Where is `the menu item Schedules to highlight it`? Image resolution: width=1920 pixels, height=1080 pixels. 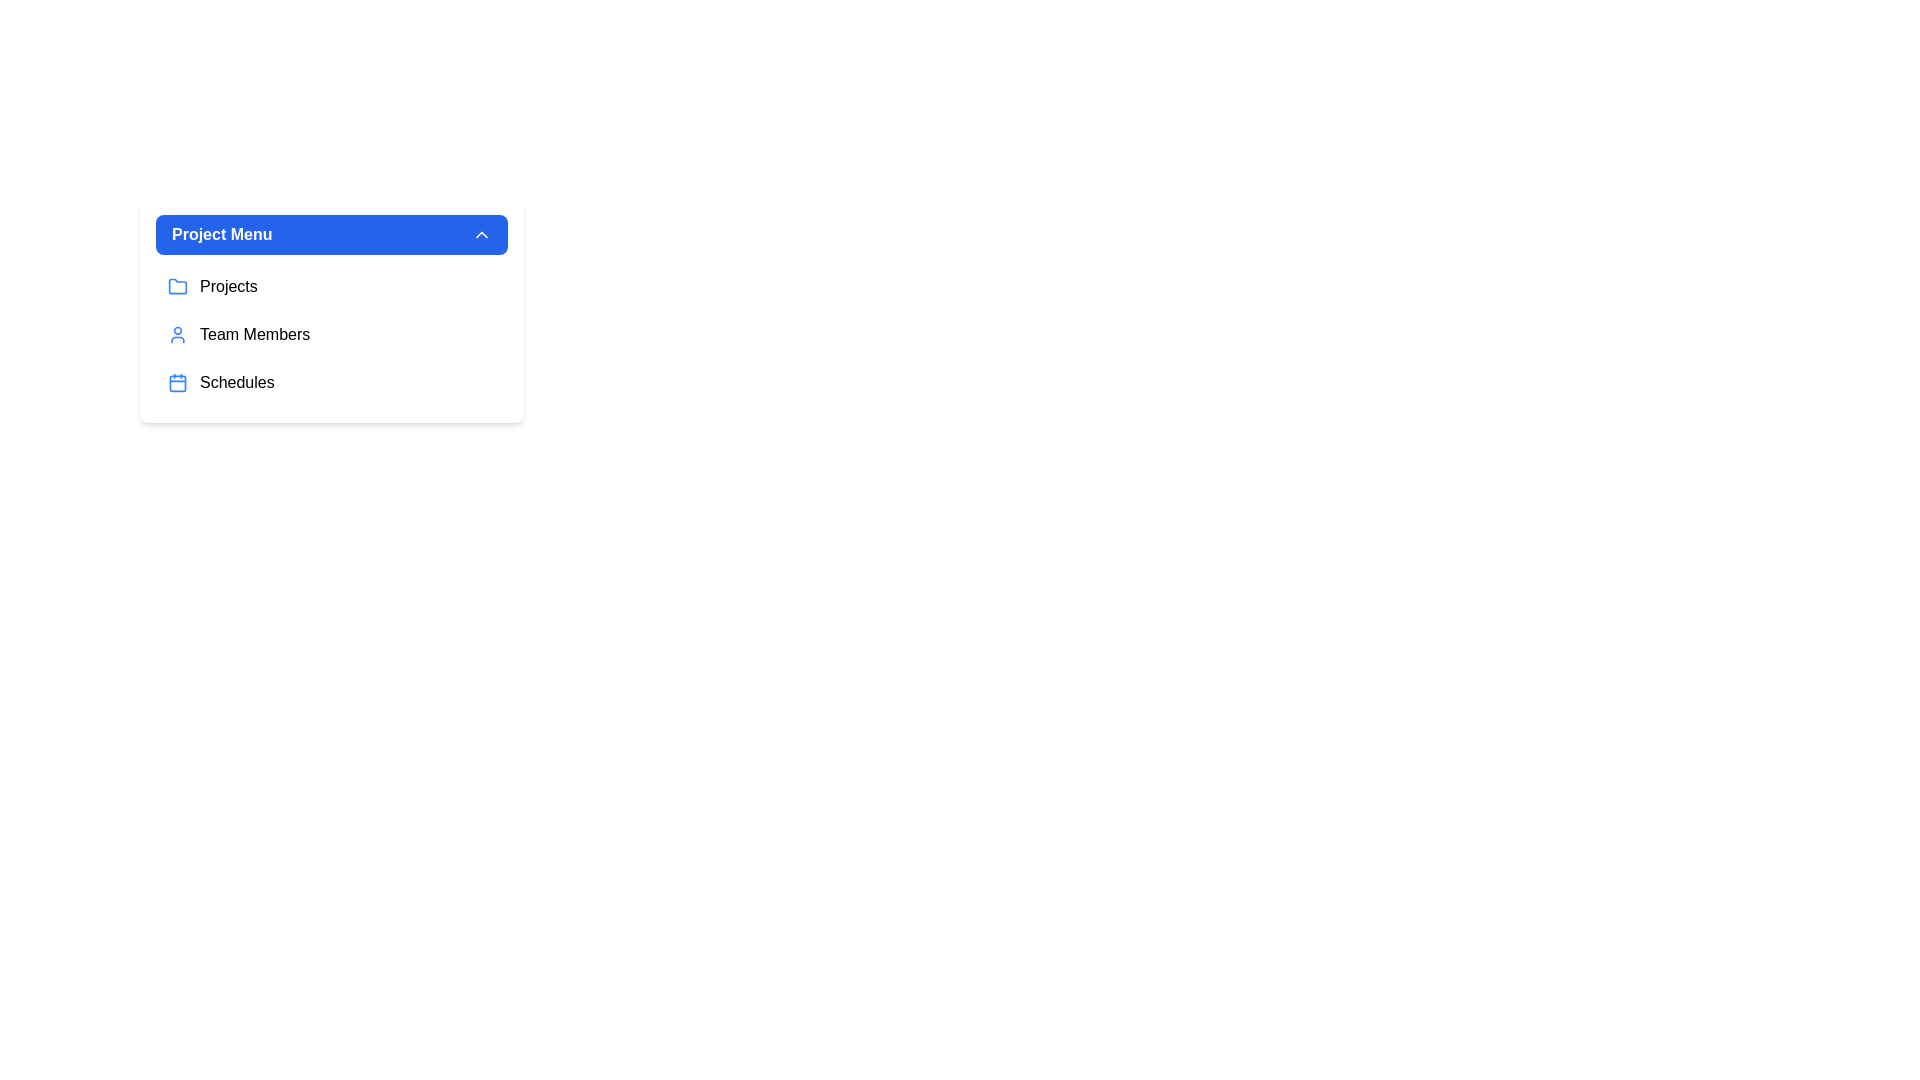
the menu item Schedules to highlight it is located at coordinates (331, 382).